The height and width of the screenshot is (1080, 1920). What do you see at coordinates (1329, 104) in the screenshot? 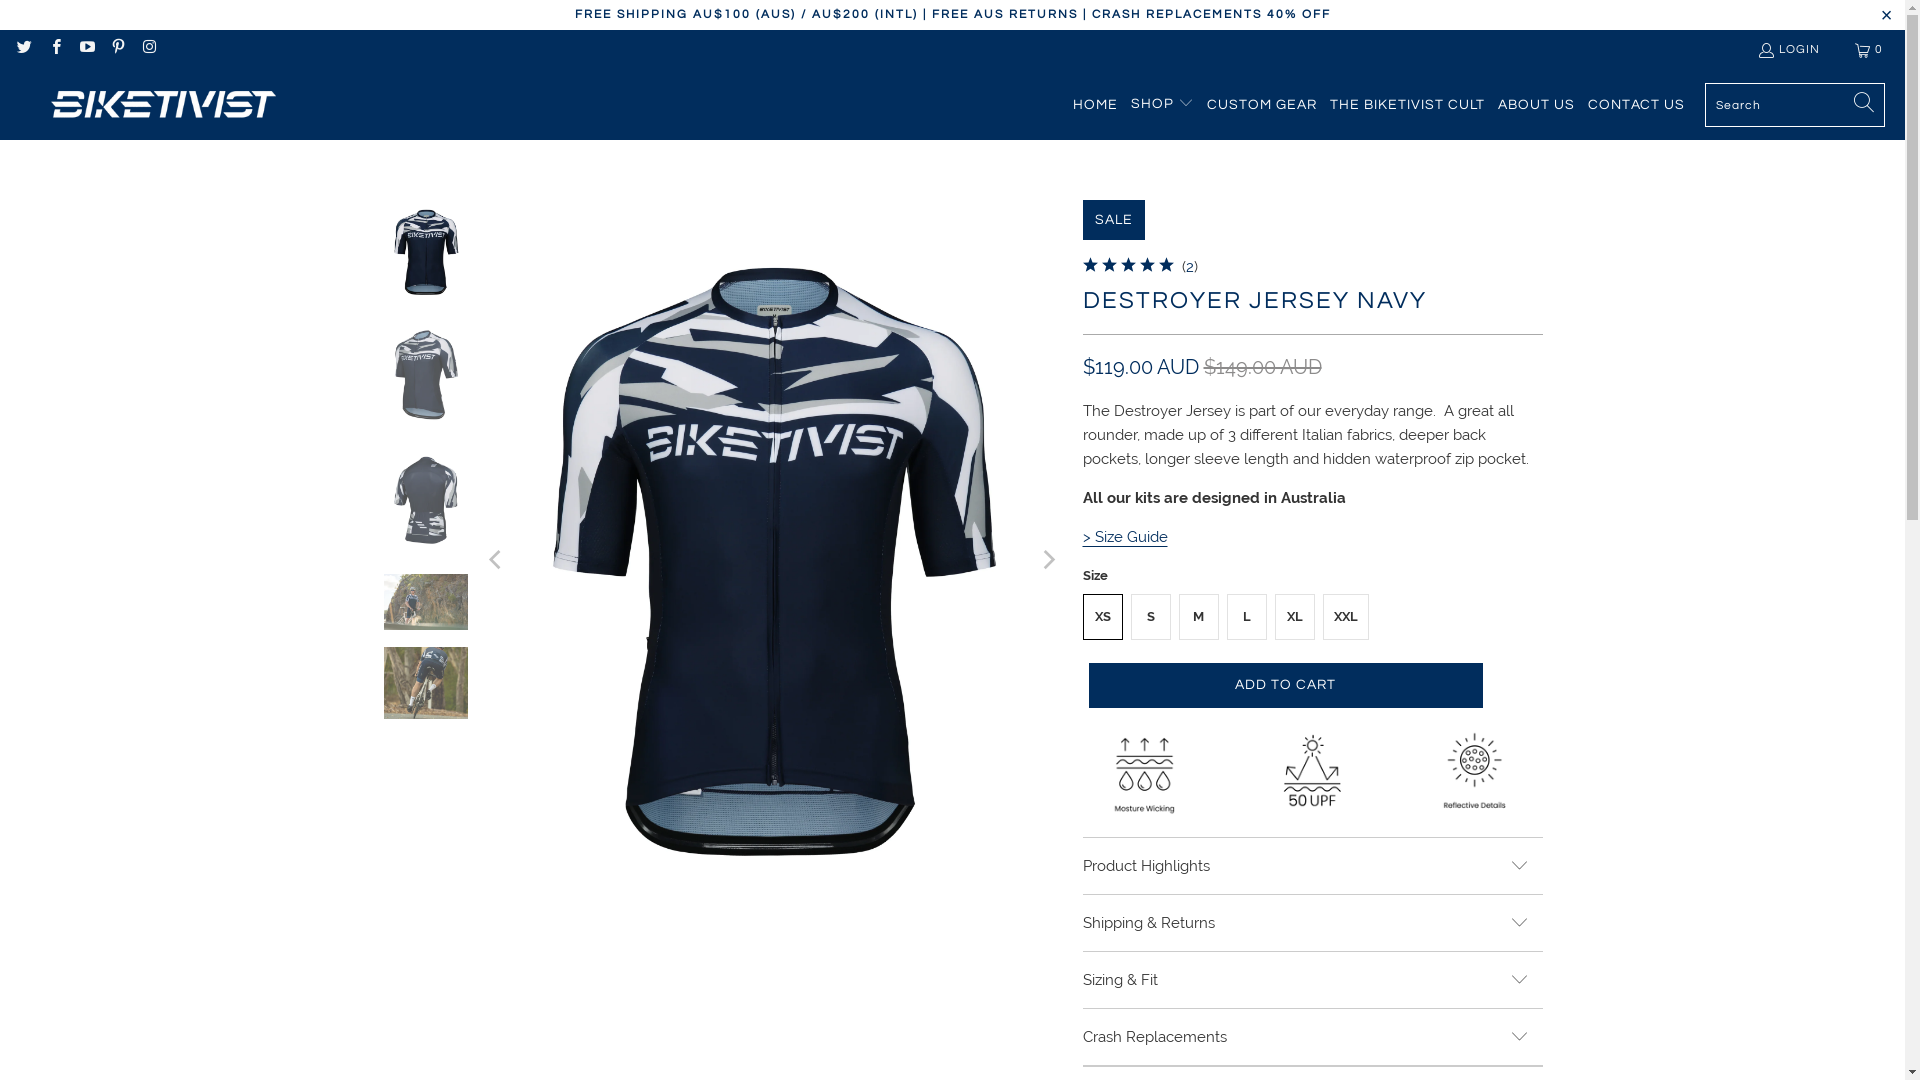
I see `'THE BIKETIVIST CULT'` at bounding box center [1329, 104].